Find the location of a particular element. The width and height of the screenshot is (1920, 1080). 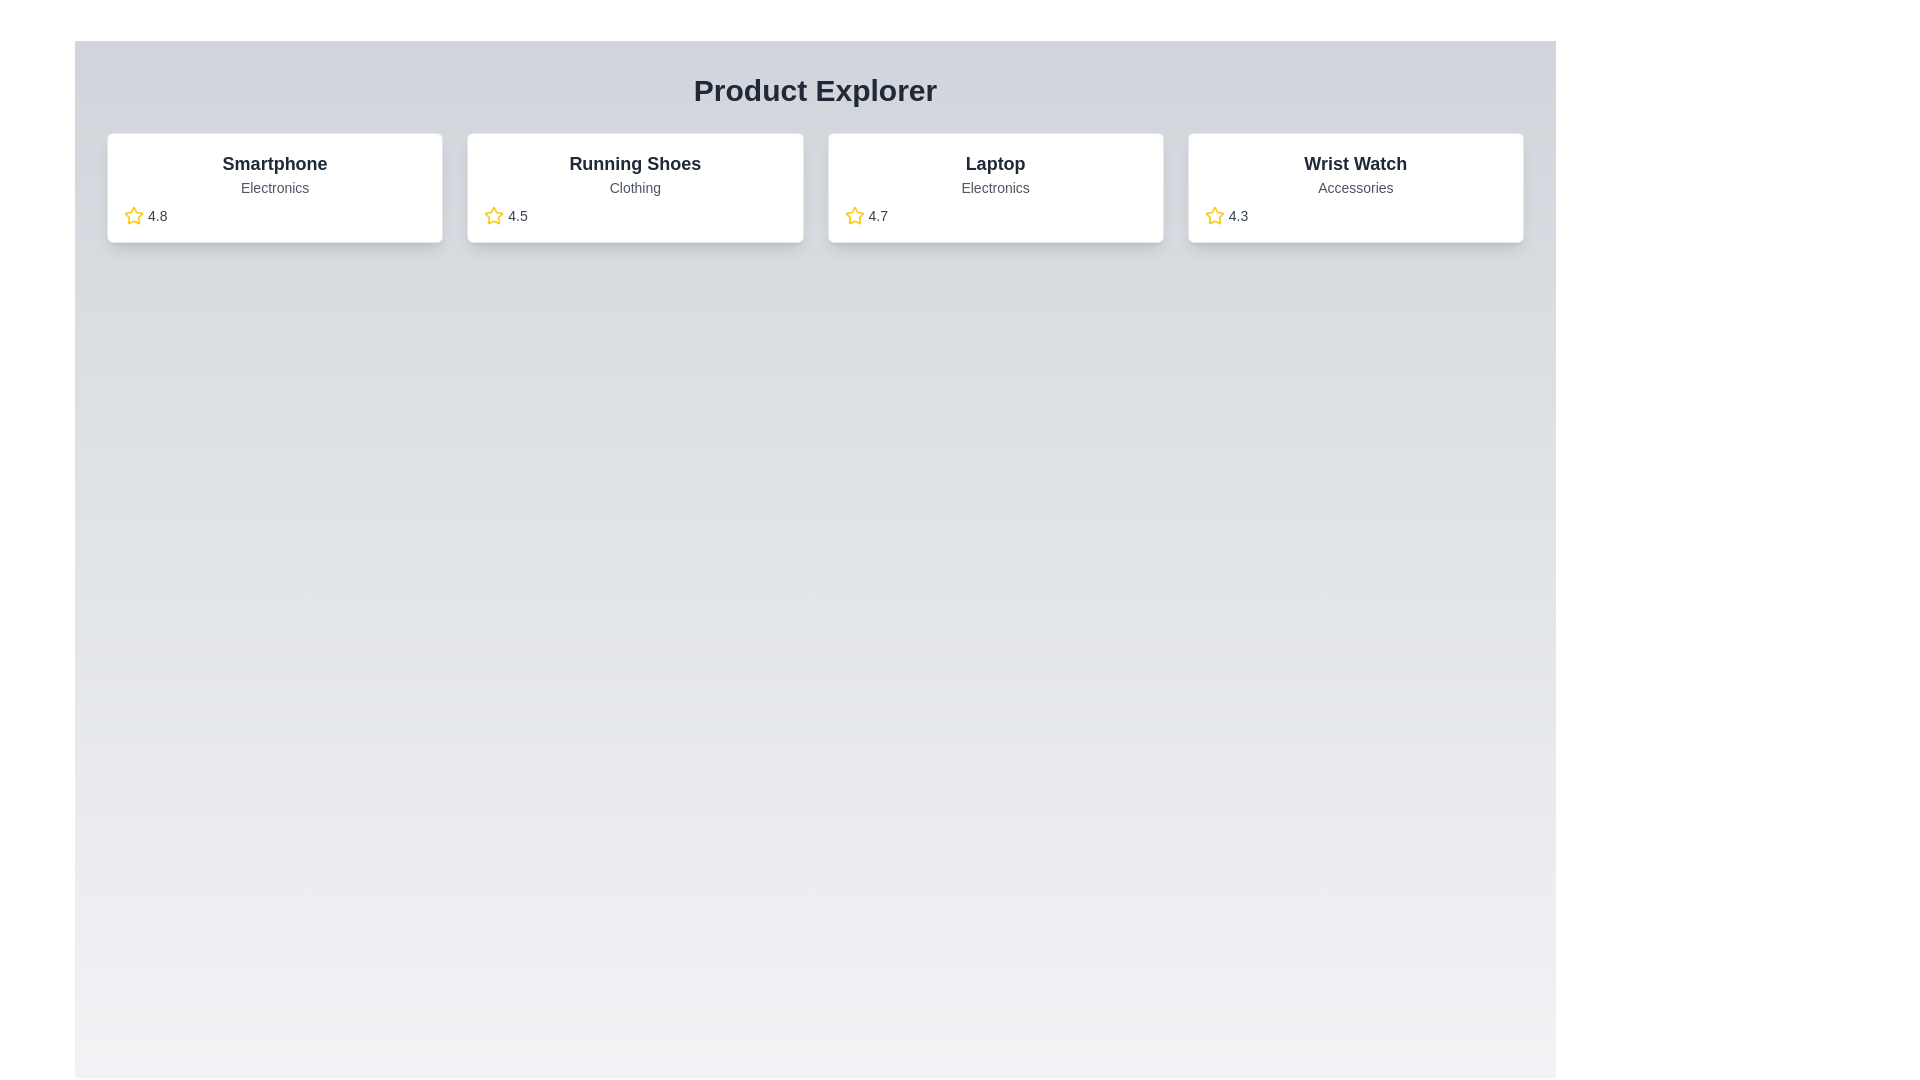

the 'Accessories' text label located at the bottom of the fourth product card, below 'Wrist Watch' and above the rating is located at coordinates (1355, 188).